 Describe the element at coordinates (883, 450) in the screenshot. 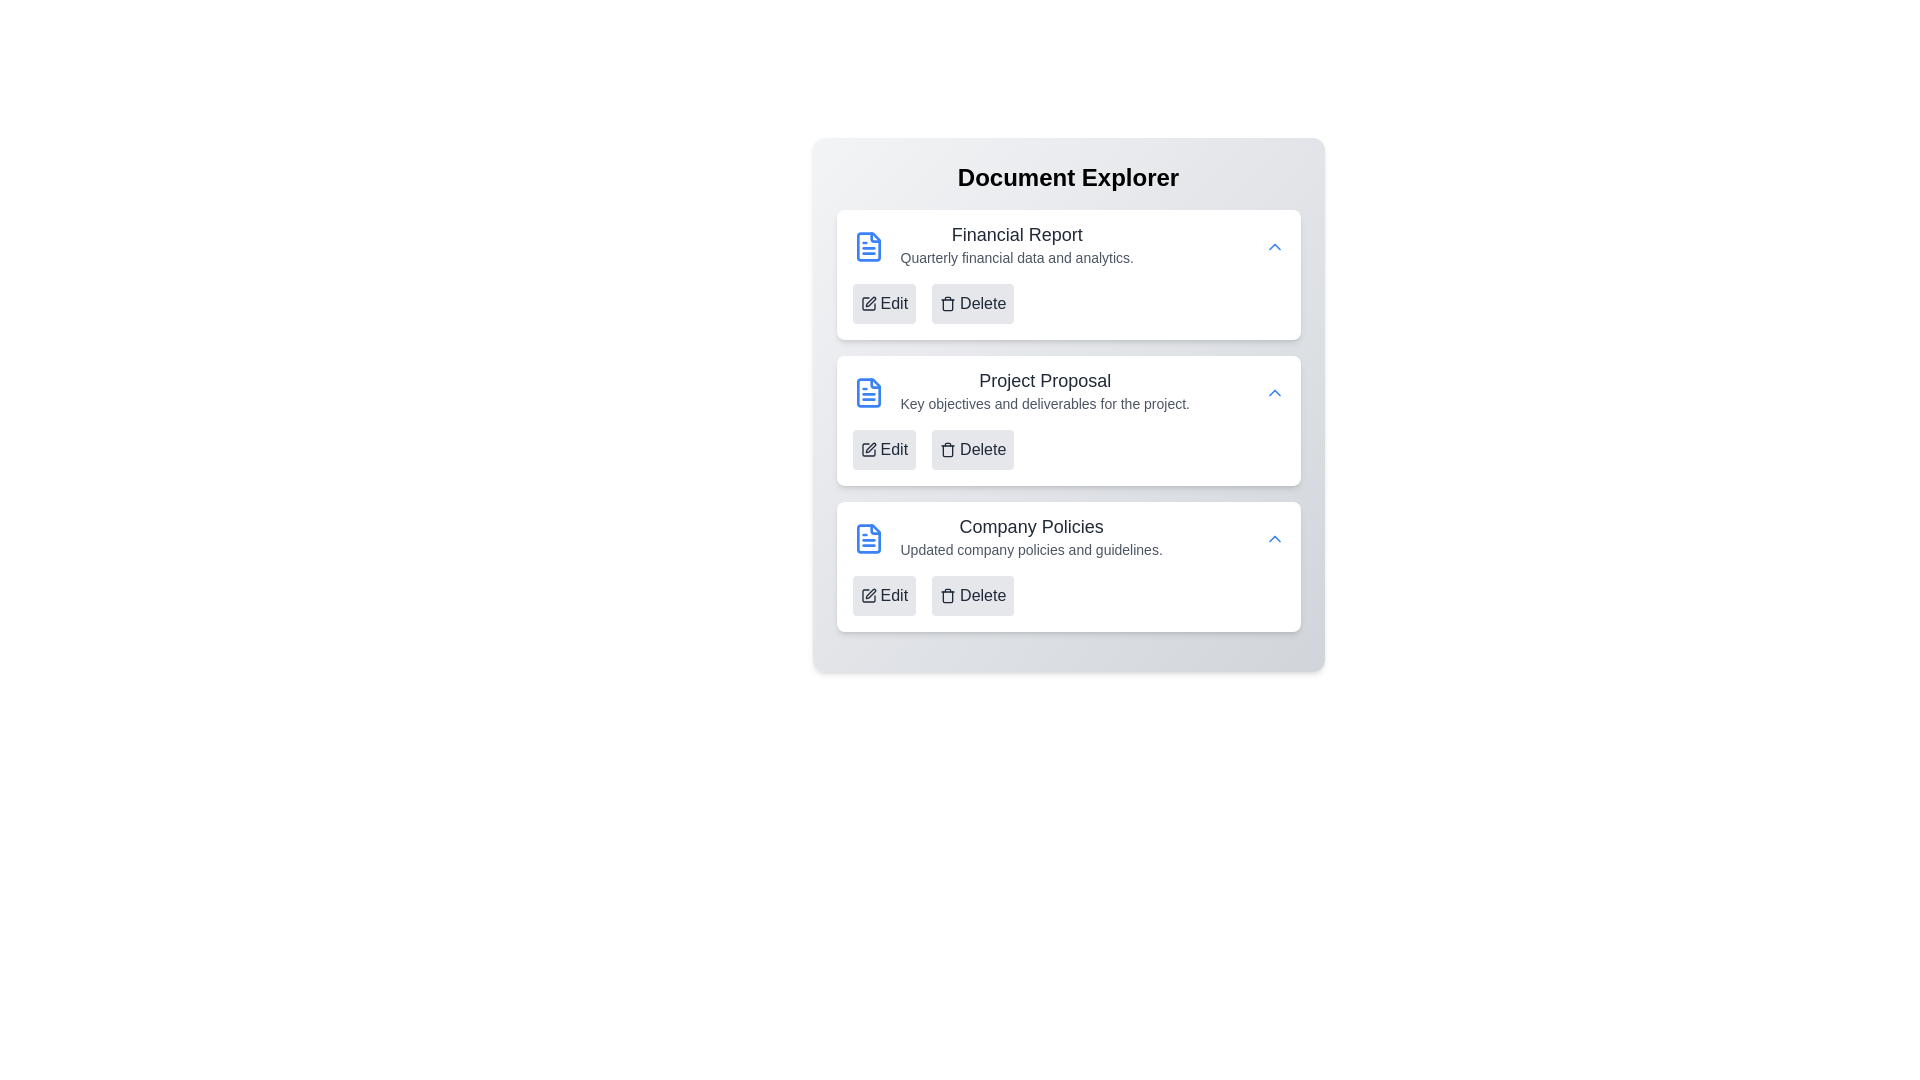

I see `the 'Edit' button for the document titled Project Proposal` at that location.